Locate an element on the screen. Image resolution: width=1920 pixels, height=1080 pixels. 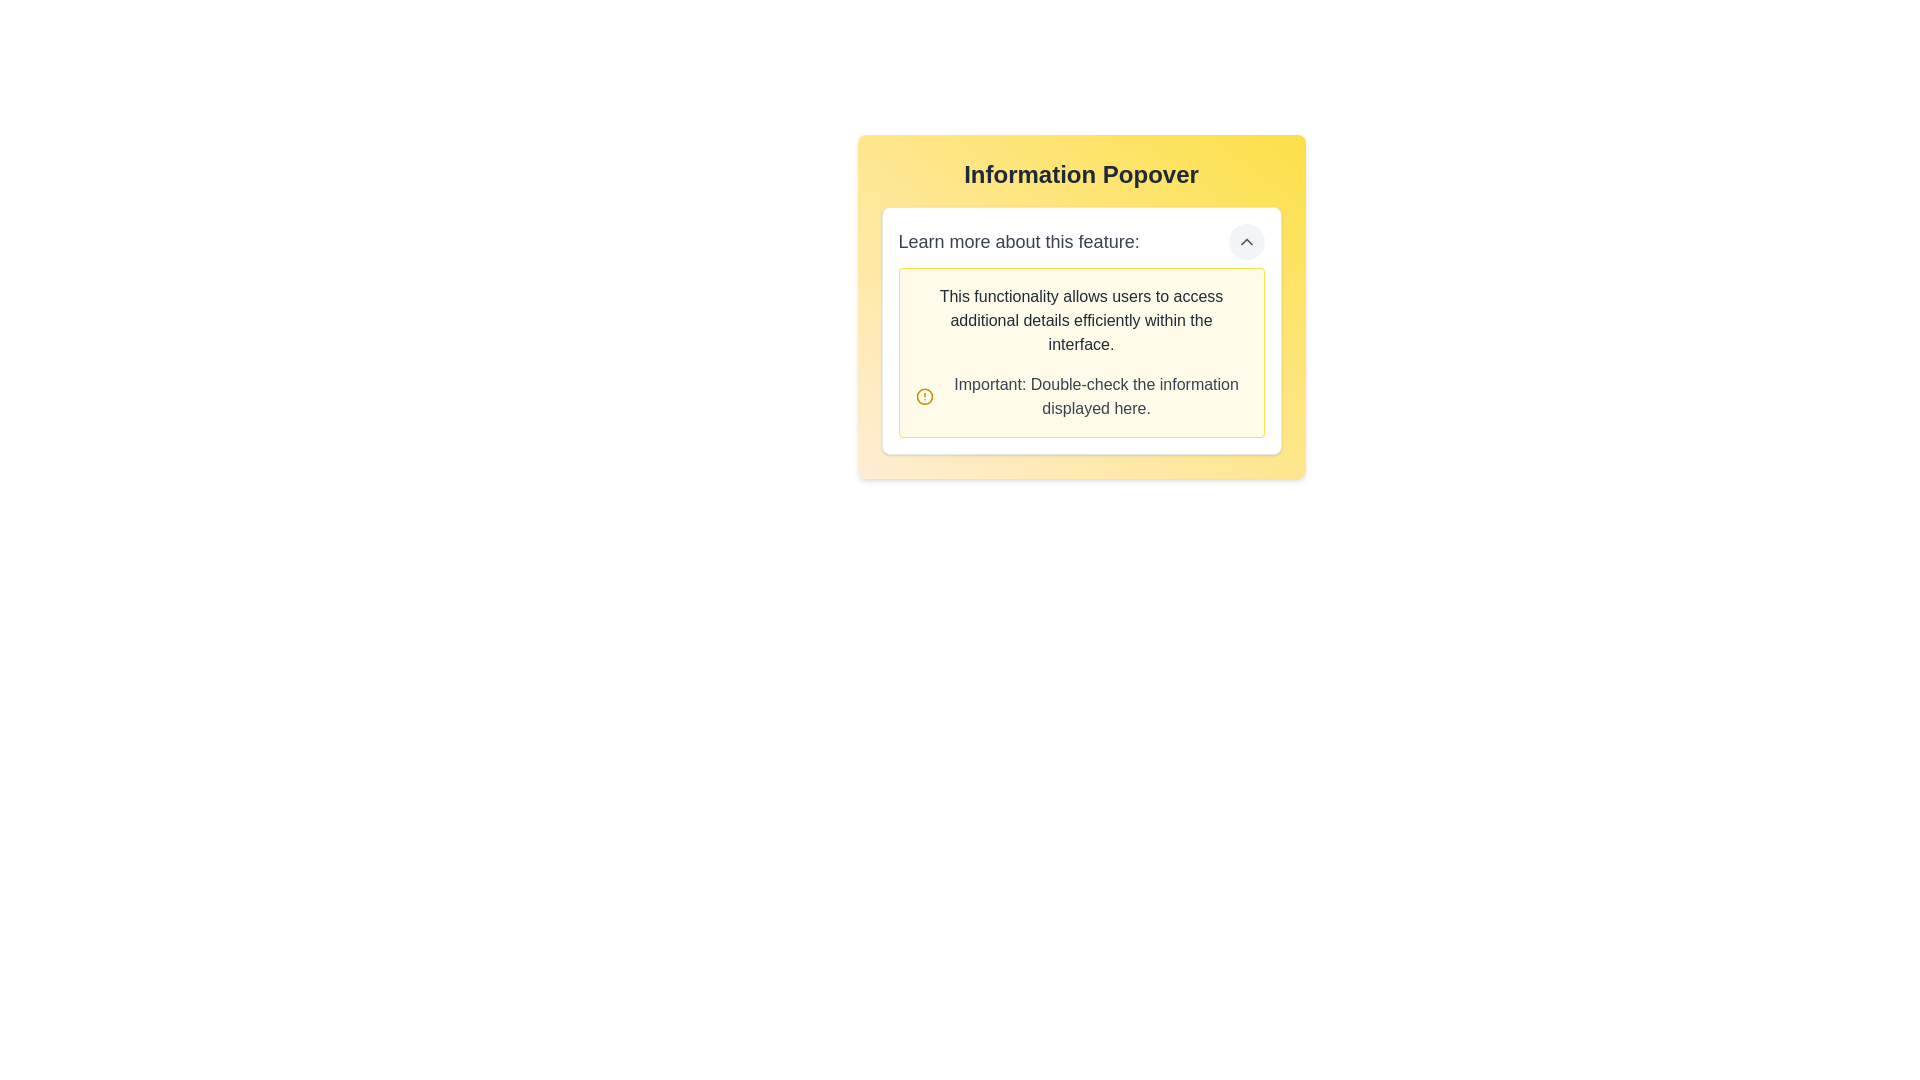
the yellow circular graphical icon within the warning icon located on the right-hand side of the Information Popover is located at coordinates (923, 397).